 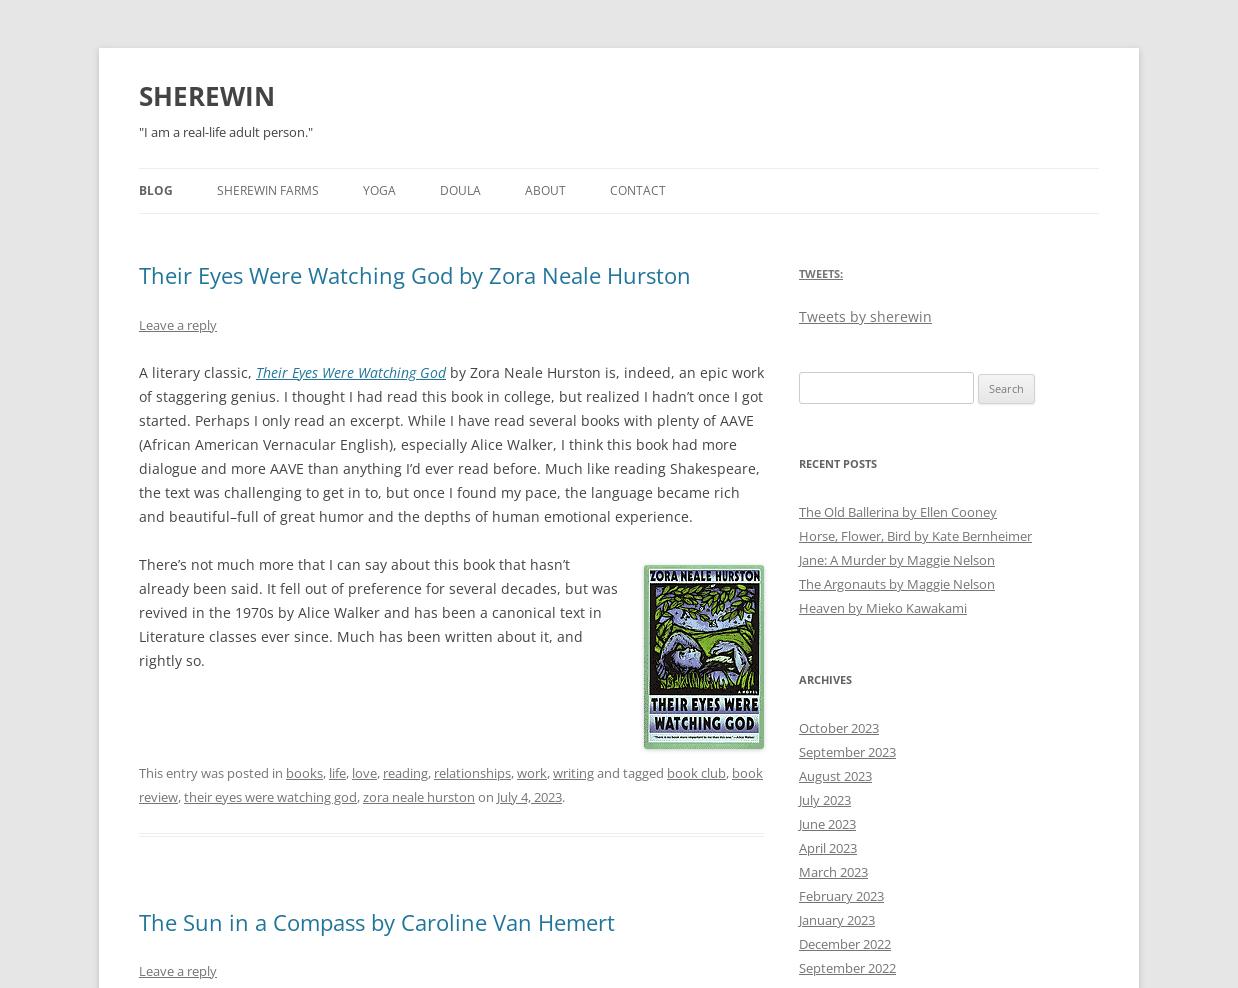 I want to click on 'by Zora Neale Hurston is, indeed, an epic work of staggering genius. I thought I had read this book in college, but realized I hadn’t once I got started. Perhaps I only read an excerpt. While I have read several books with plenty of AAVE (African American Vernacular English), especially Alice Walker, I think this book had more dialogue and more AAVE than anything I’d ever read before. Much like reading Shakespeare, the text was challenging to get in to, but once I found my pace, the language became rich and beautiful–full of great humor and the depths of human emotional experience.', so click(x=450, y=443).